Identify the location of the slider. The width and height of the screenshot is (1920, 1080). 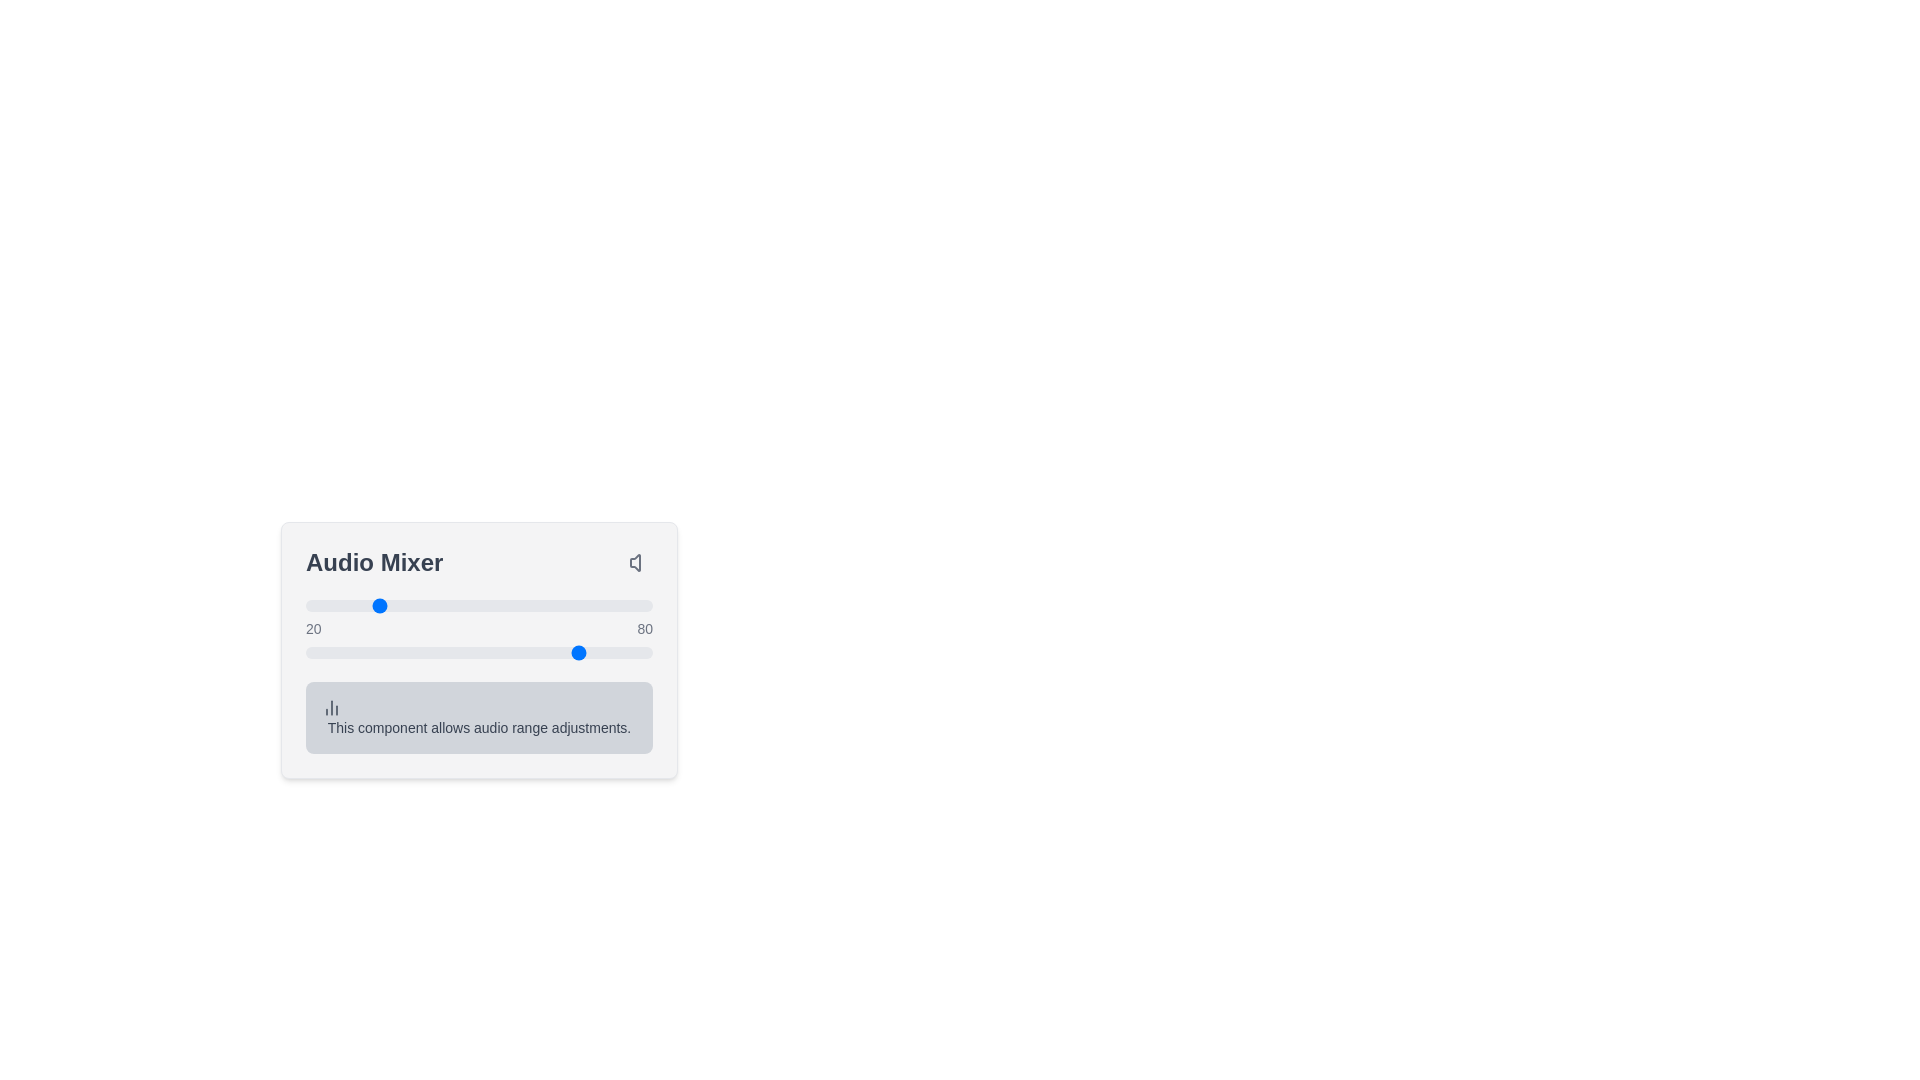
(552, 604).